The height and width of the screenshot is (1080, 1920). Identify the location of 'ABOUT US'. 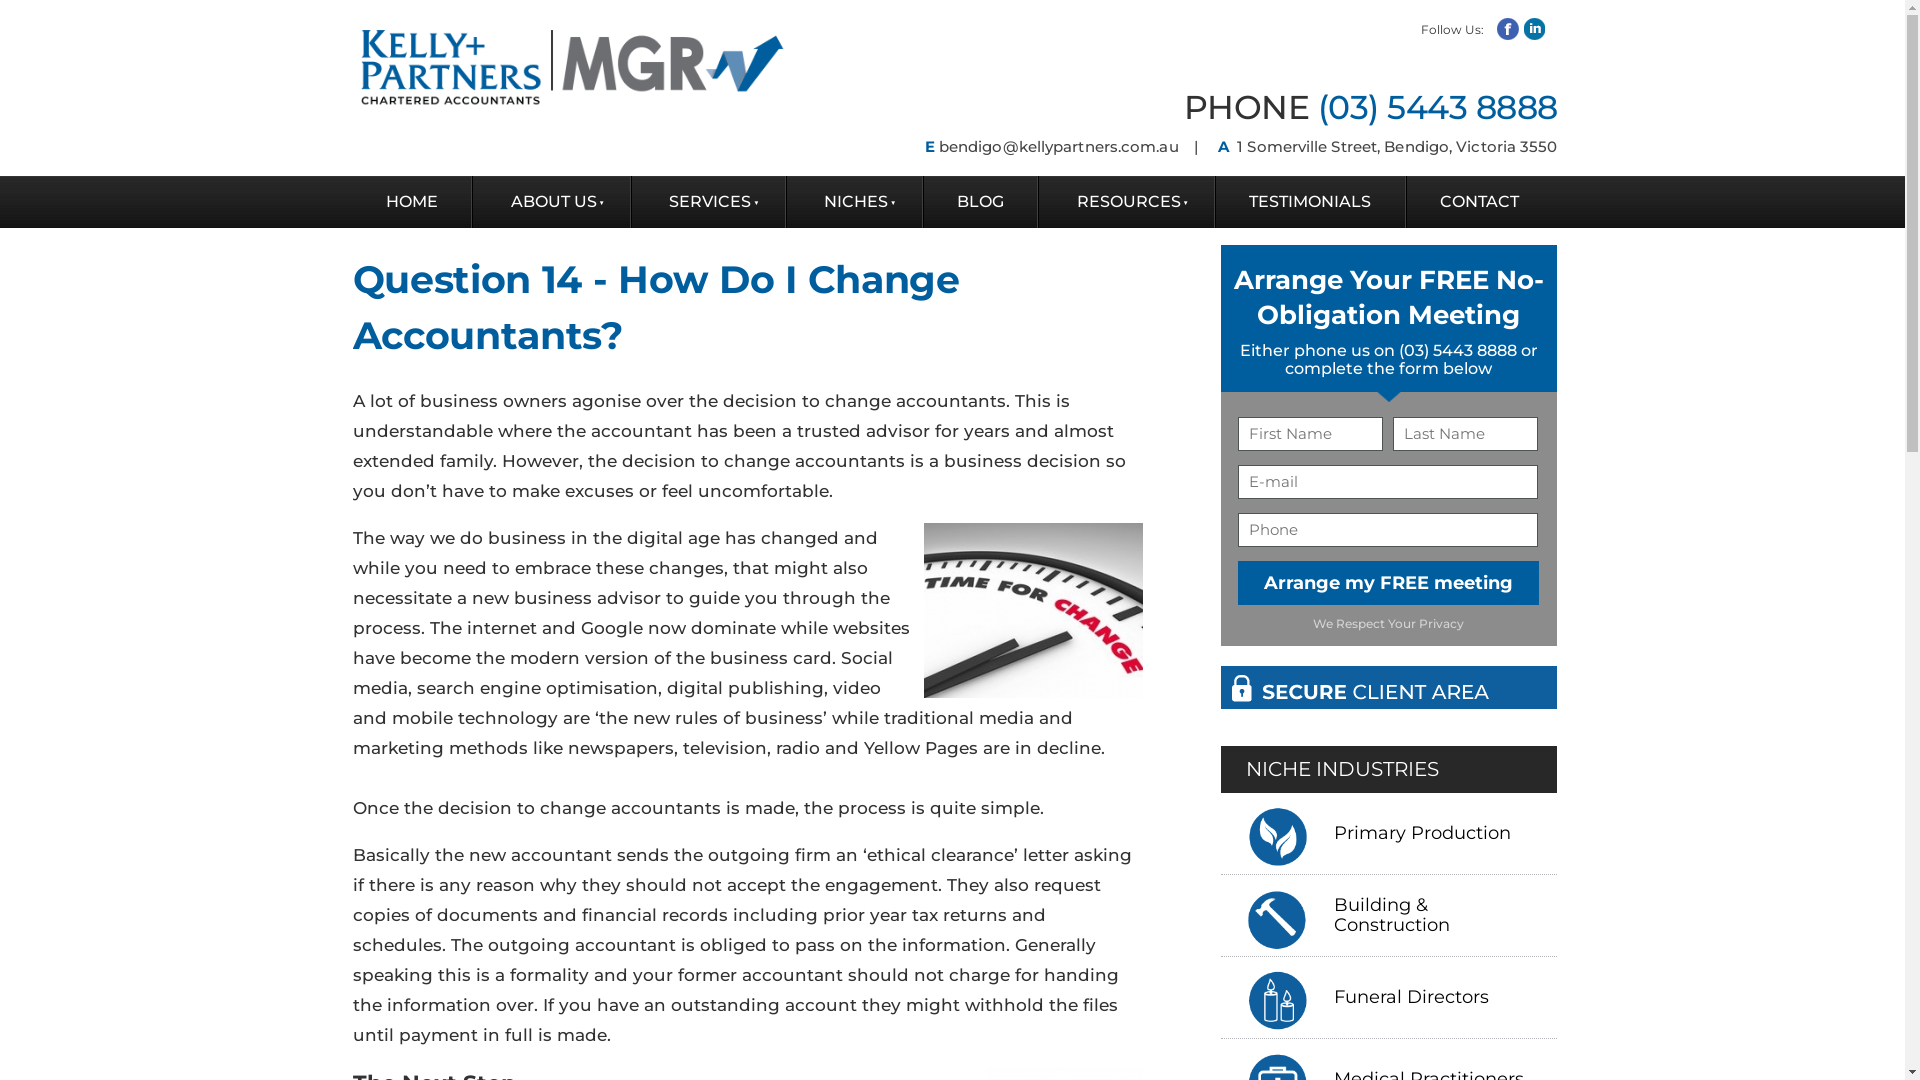
(551, 201).